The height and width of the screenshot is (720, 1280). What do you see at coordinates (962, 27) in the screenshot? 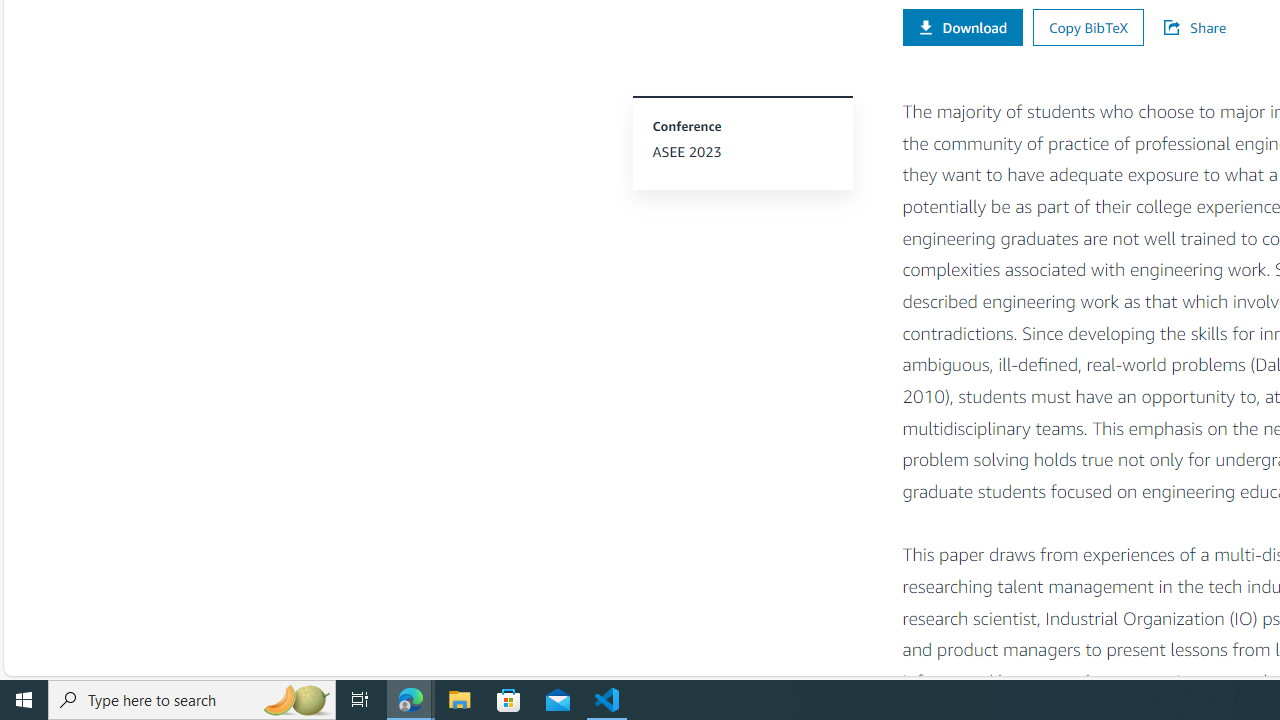
I see `'Download'` at bounding box center [962, 27].